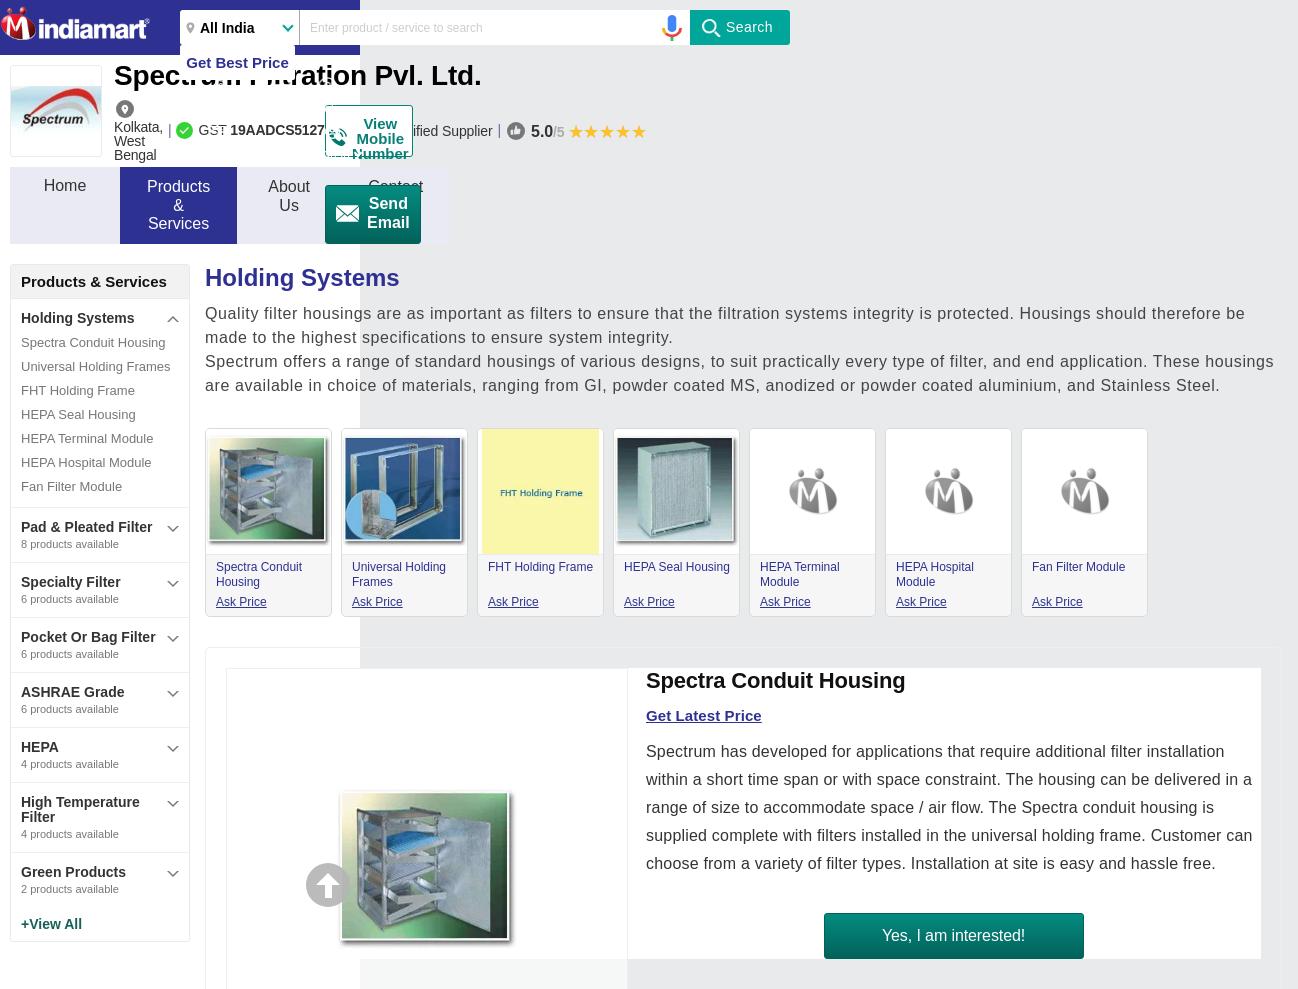 Image resolution: width=1298 pixels, height=989 pixels. What do you see at coordinates (288, 195) in the screenshot?
I see `'About Us'` at bounding box center [288, 195].